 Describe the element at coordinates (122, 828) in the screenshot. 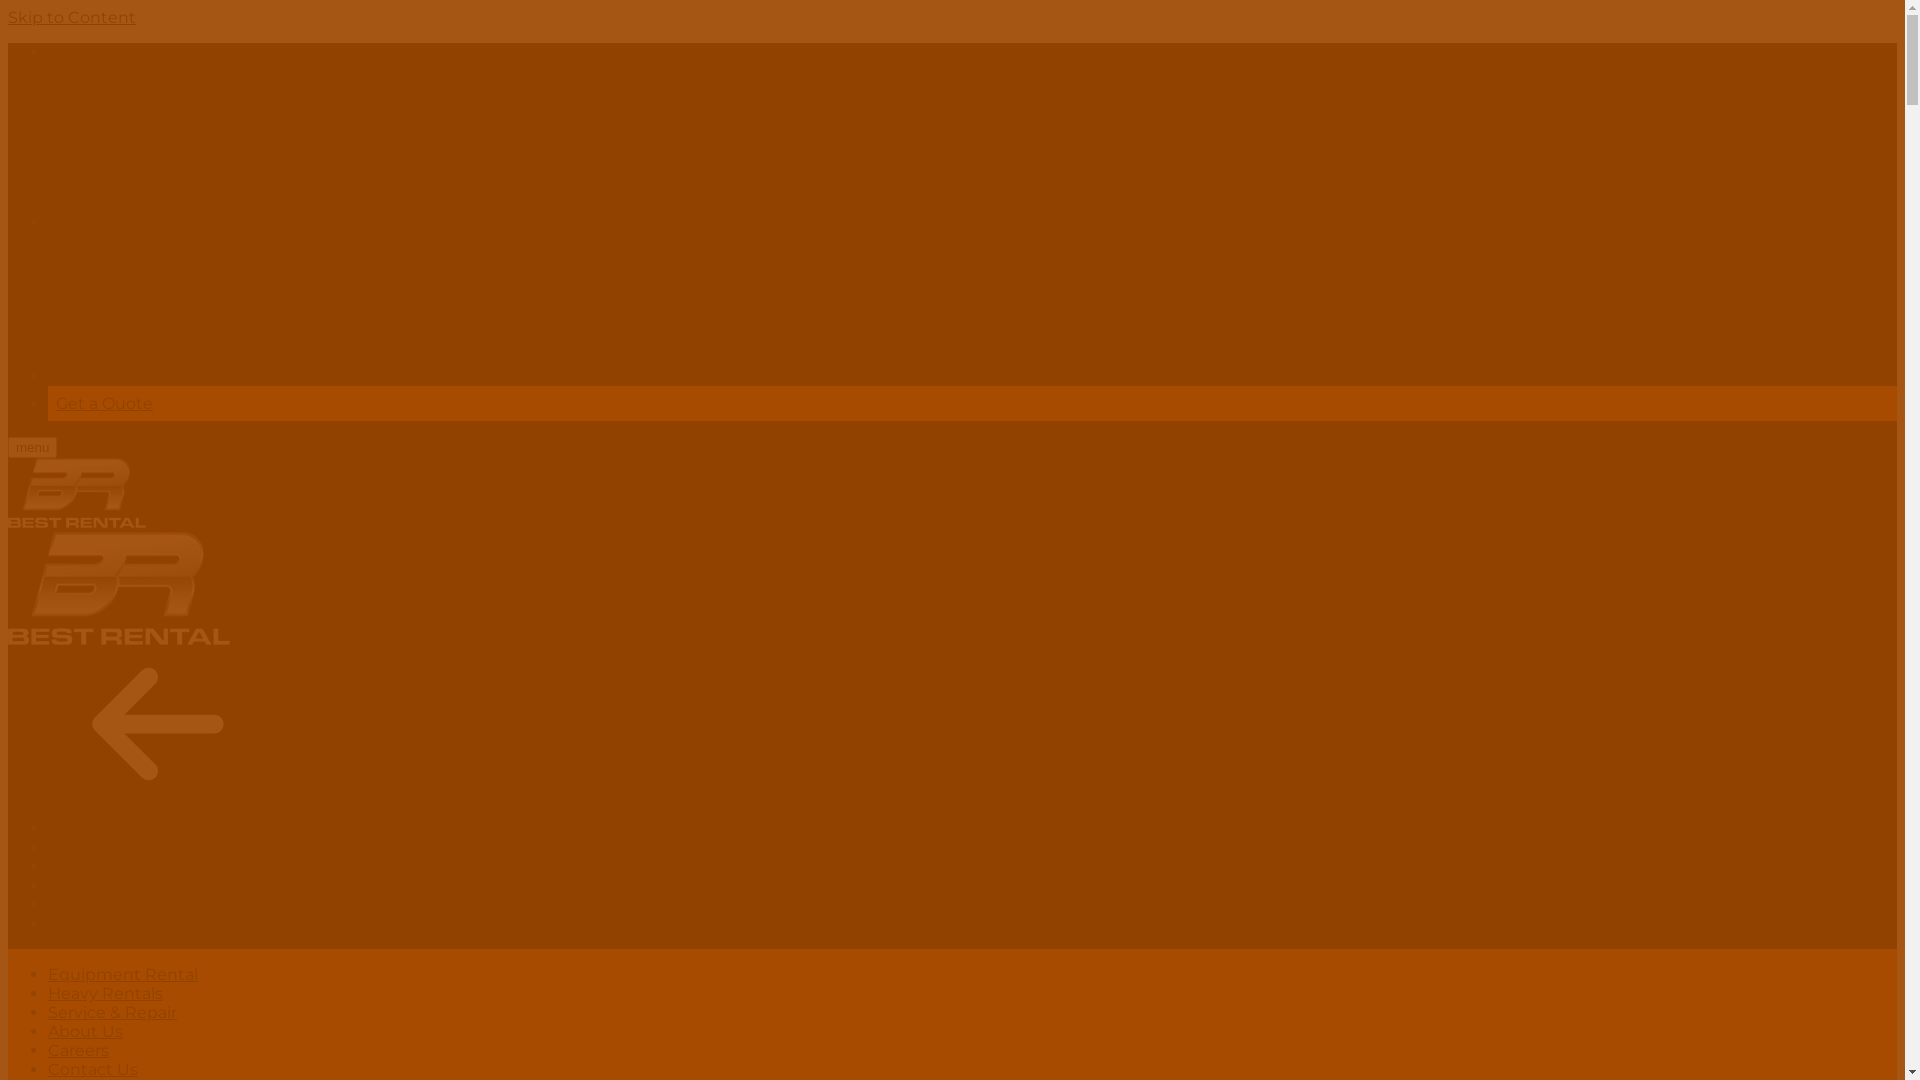

I see `'Equipment Rental'` at that location.